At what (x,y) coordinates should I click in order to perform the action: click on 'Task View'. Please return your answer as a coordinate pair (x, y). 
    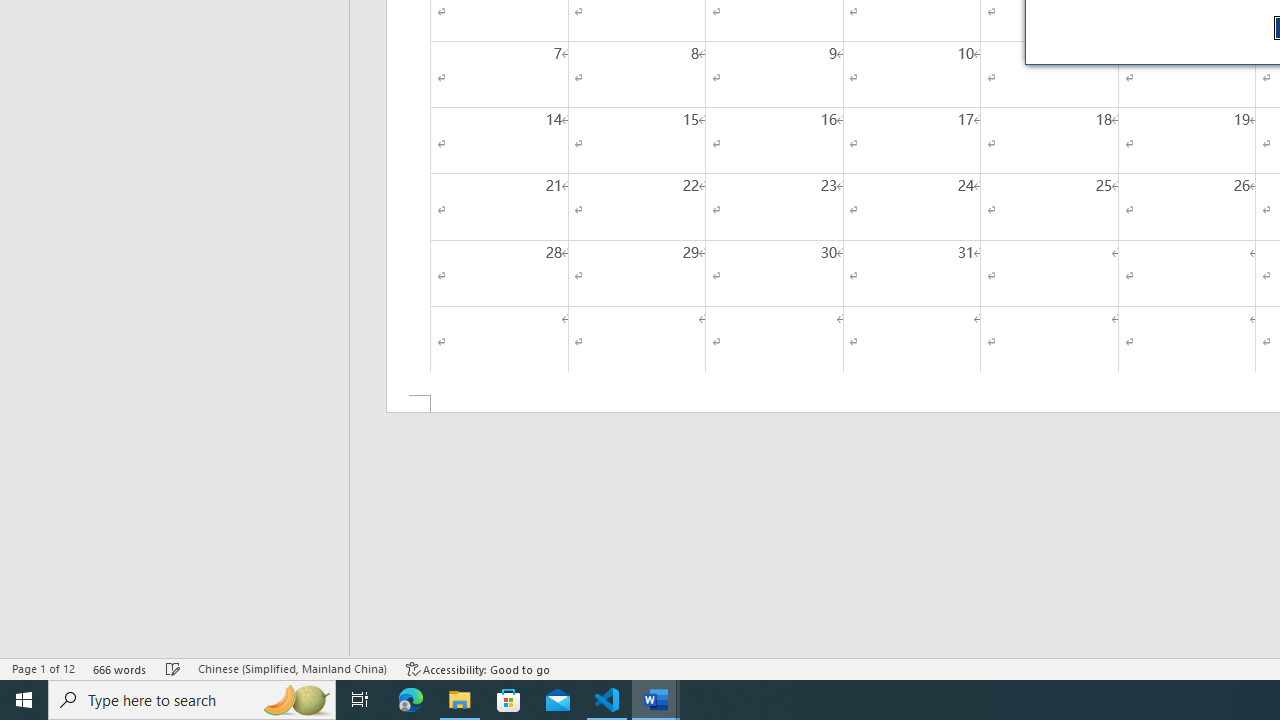
    Looking at the image, I should click on (359, 698).